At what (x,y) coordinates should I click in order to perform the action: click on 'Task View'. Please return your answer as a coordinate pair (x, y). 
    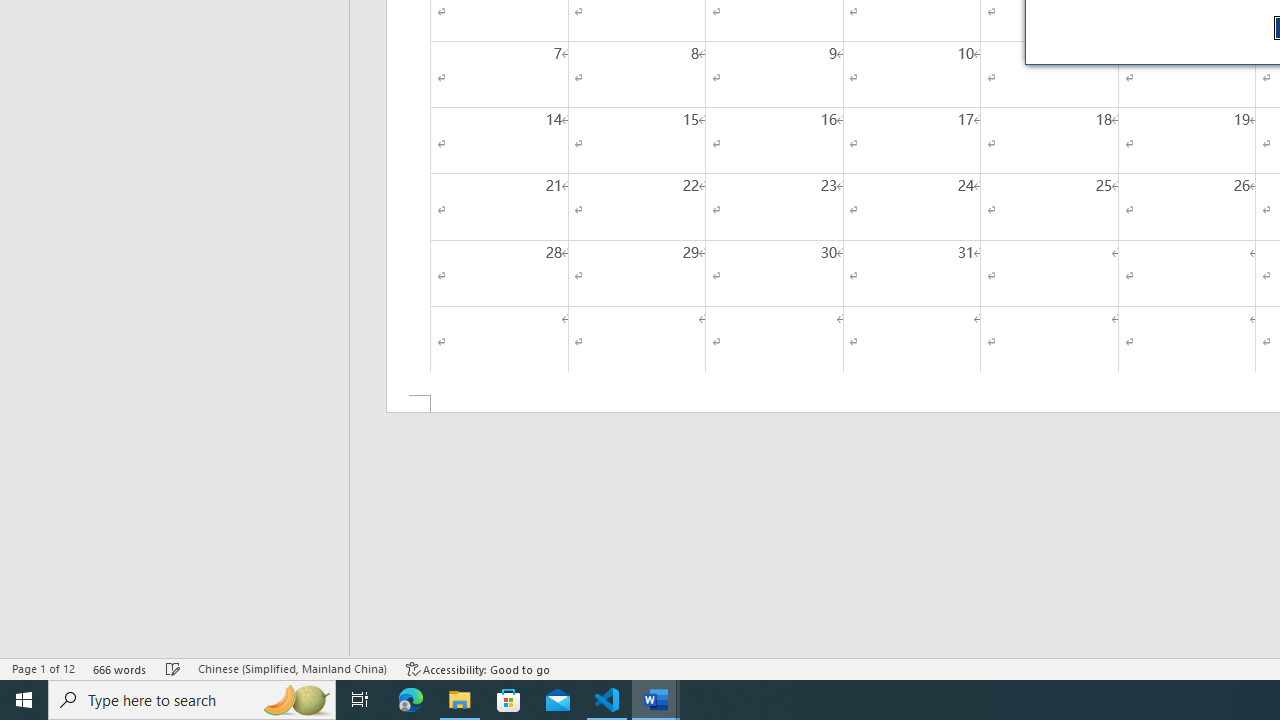
    Looking at the image, I should click on (359, 698).